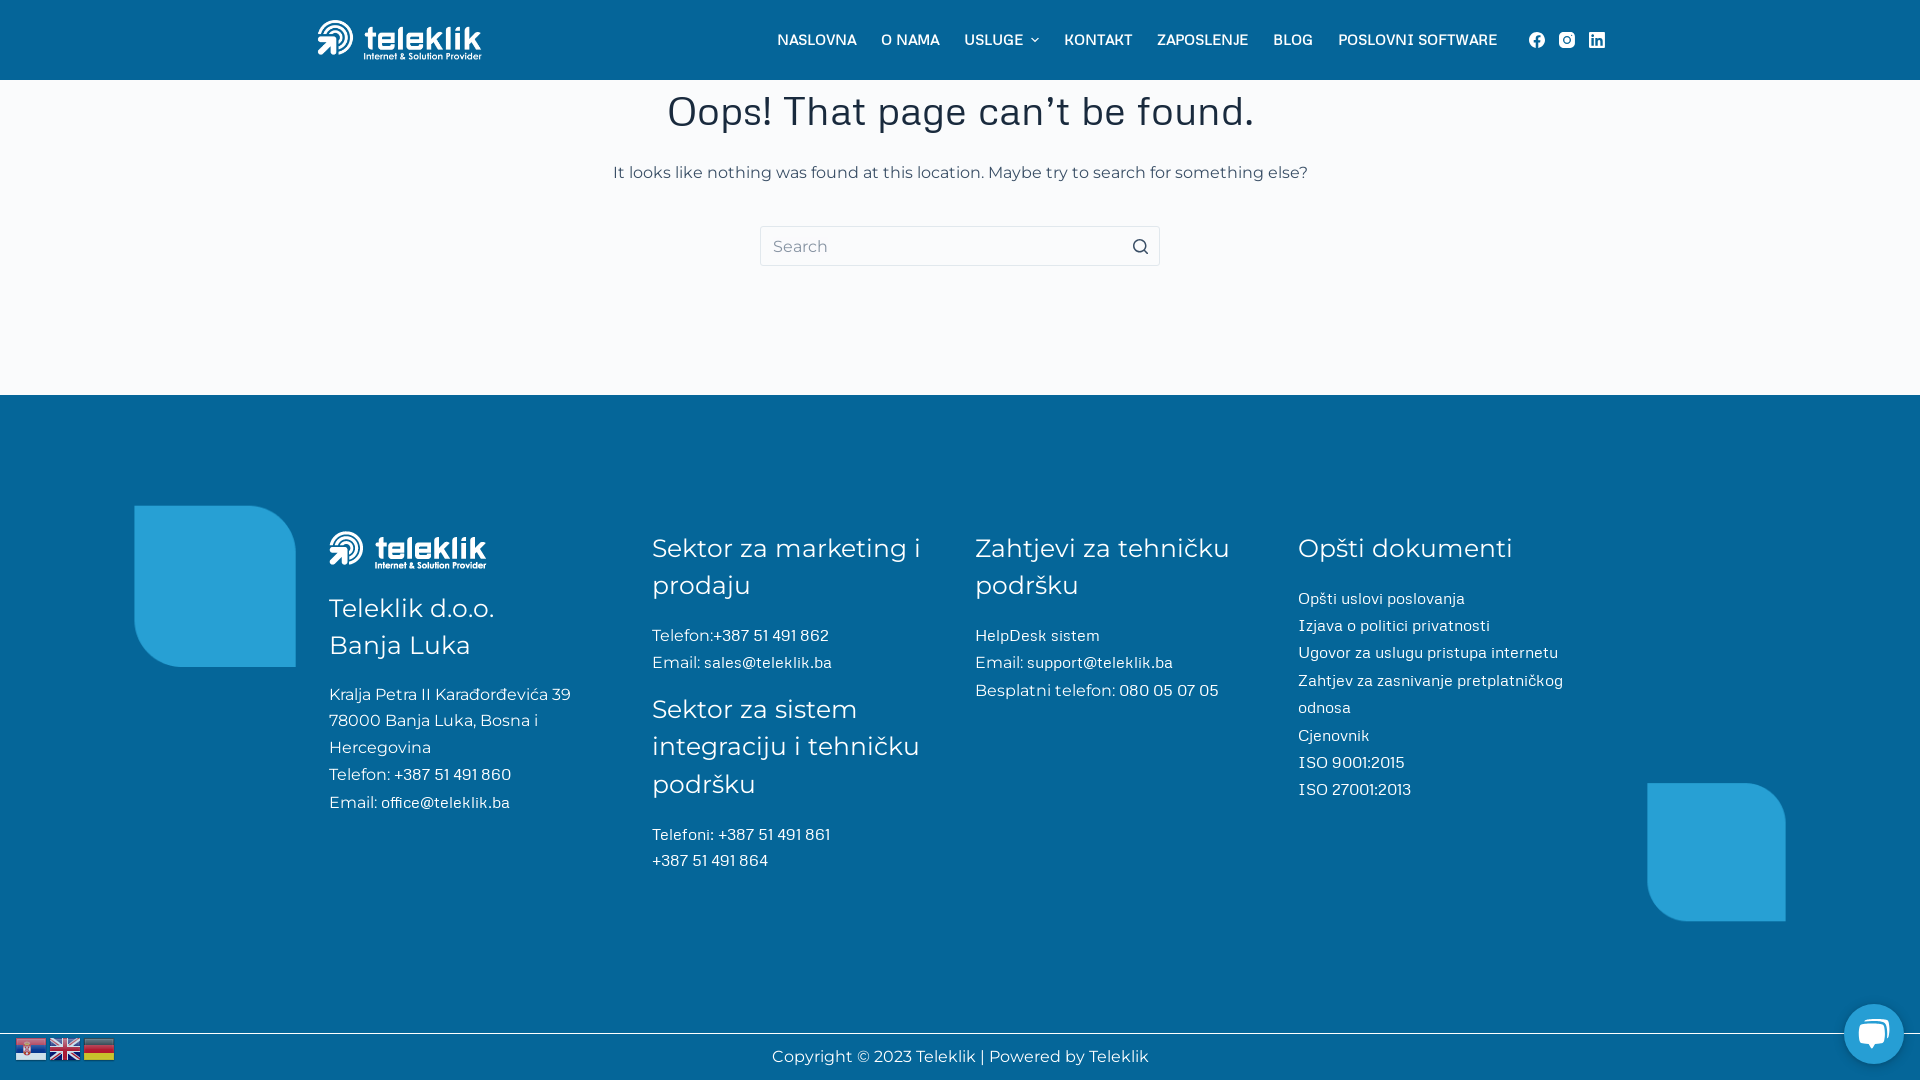  Describe the element at coordinates (1297, 651) in the screenshot. I see `'Ugovor za uslugu pristupa internetu'` at that location.